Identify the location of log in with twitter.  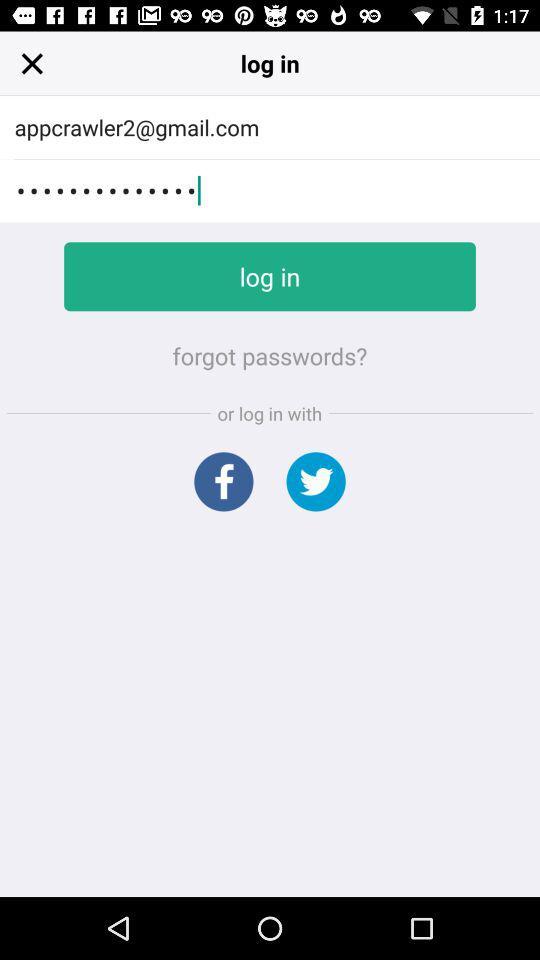
(316, 480).